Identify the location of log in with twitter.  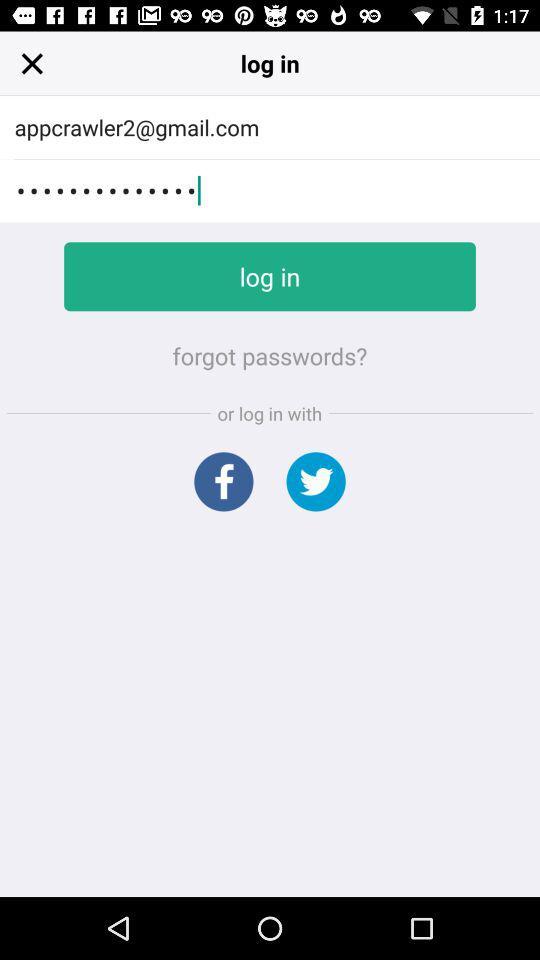
(316, 480).